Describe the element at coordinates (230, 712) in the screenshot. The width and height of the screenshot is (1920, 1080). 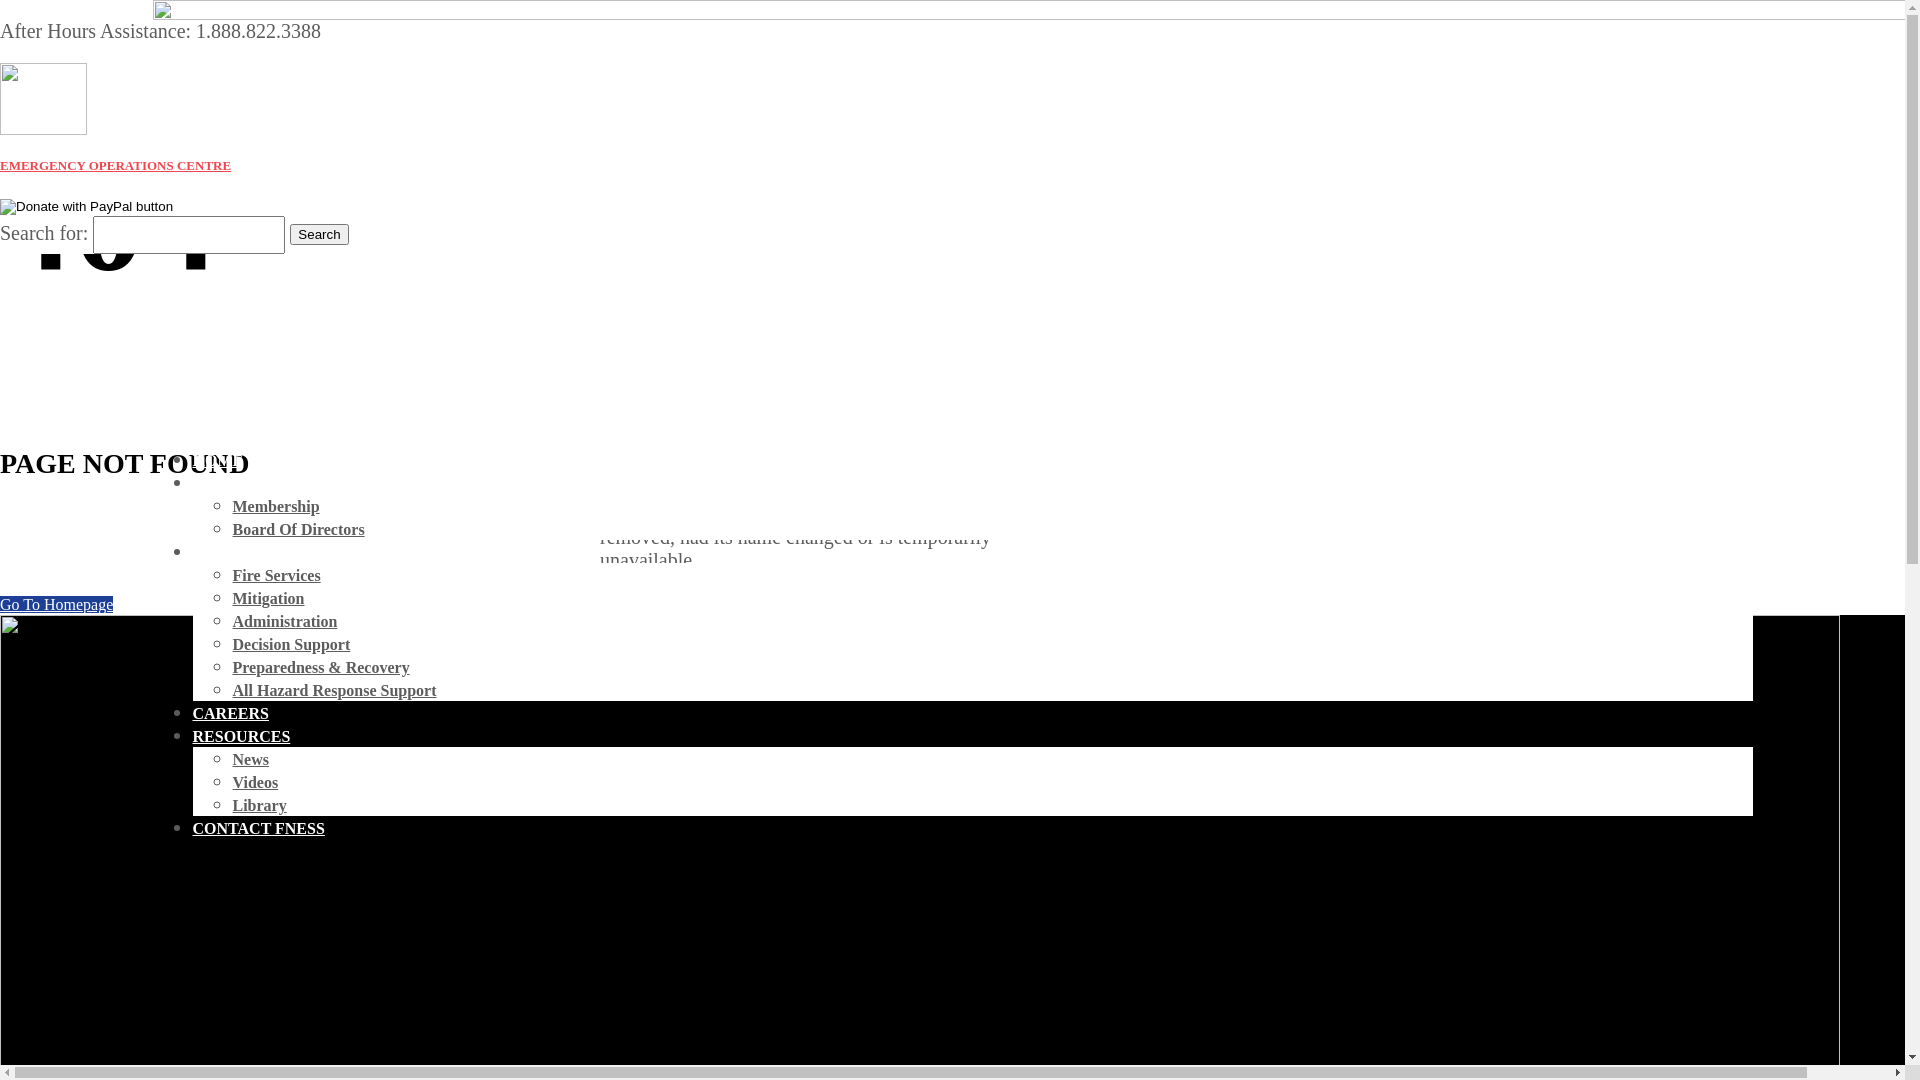
I see `'CAREERS'` at that location.